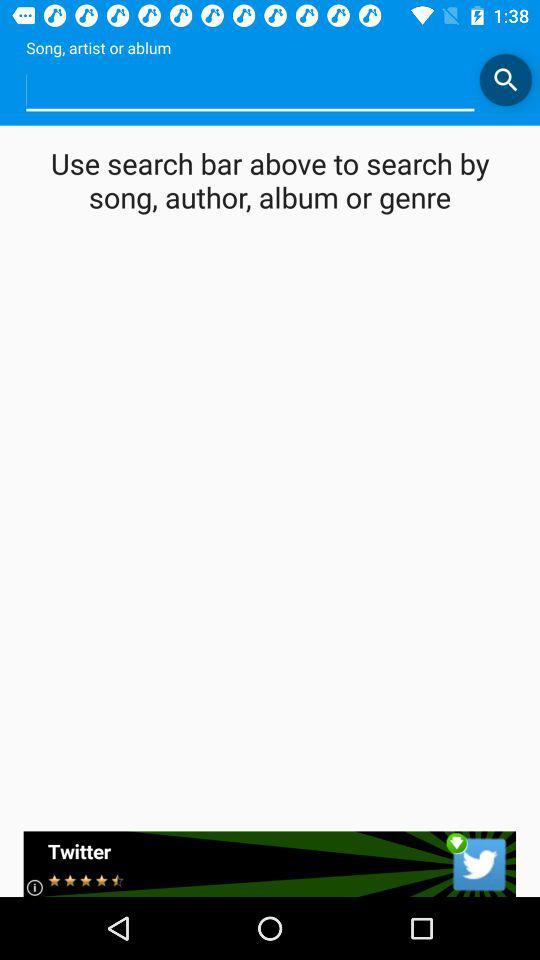 This screenshot has width=540, height=960. Describe the element at coordinates (250, 90) in the screenshot. I see `to type search query` at that location.